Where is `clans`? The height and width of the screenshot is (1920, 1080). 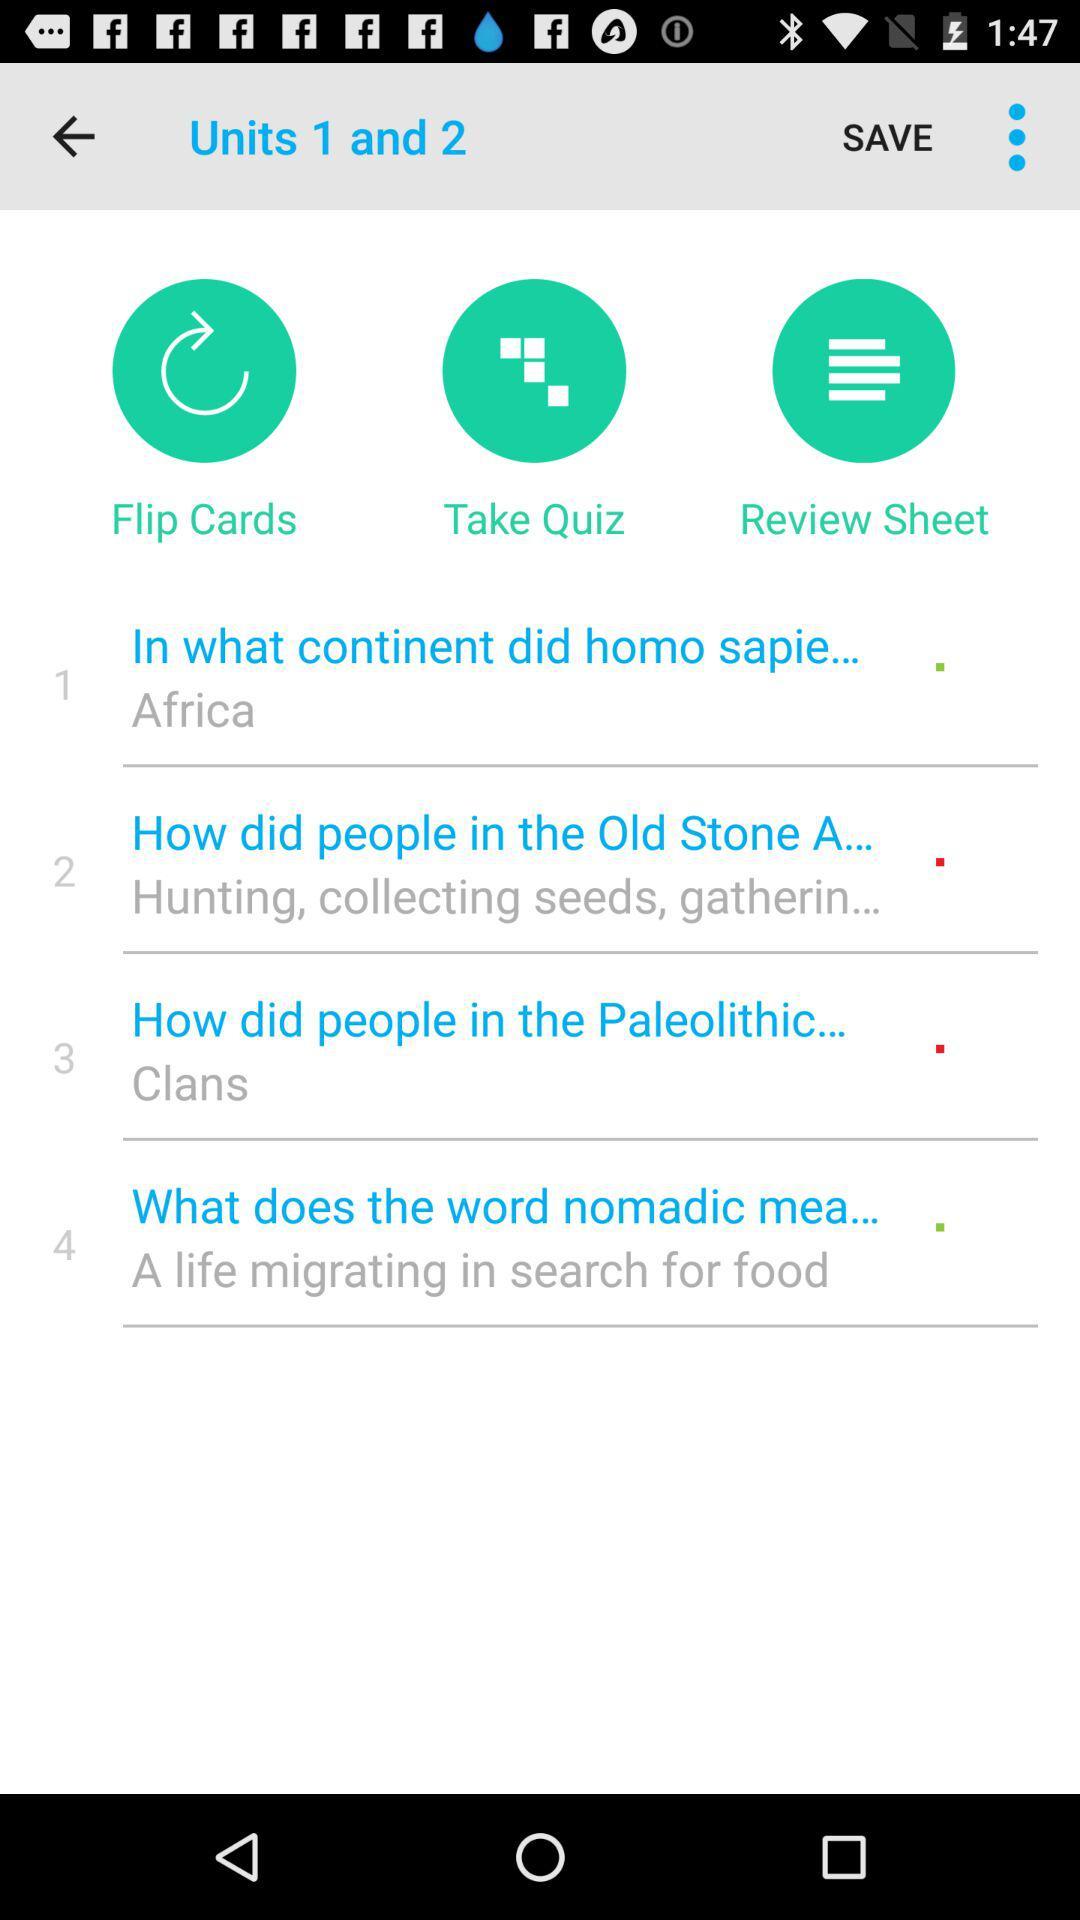
clans is located at coordinates (505, 1080).